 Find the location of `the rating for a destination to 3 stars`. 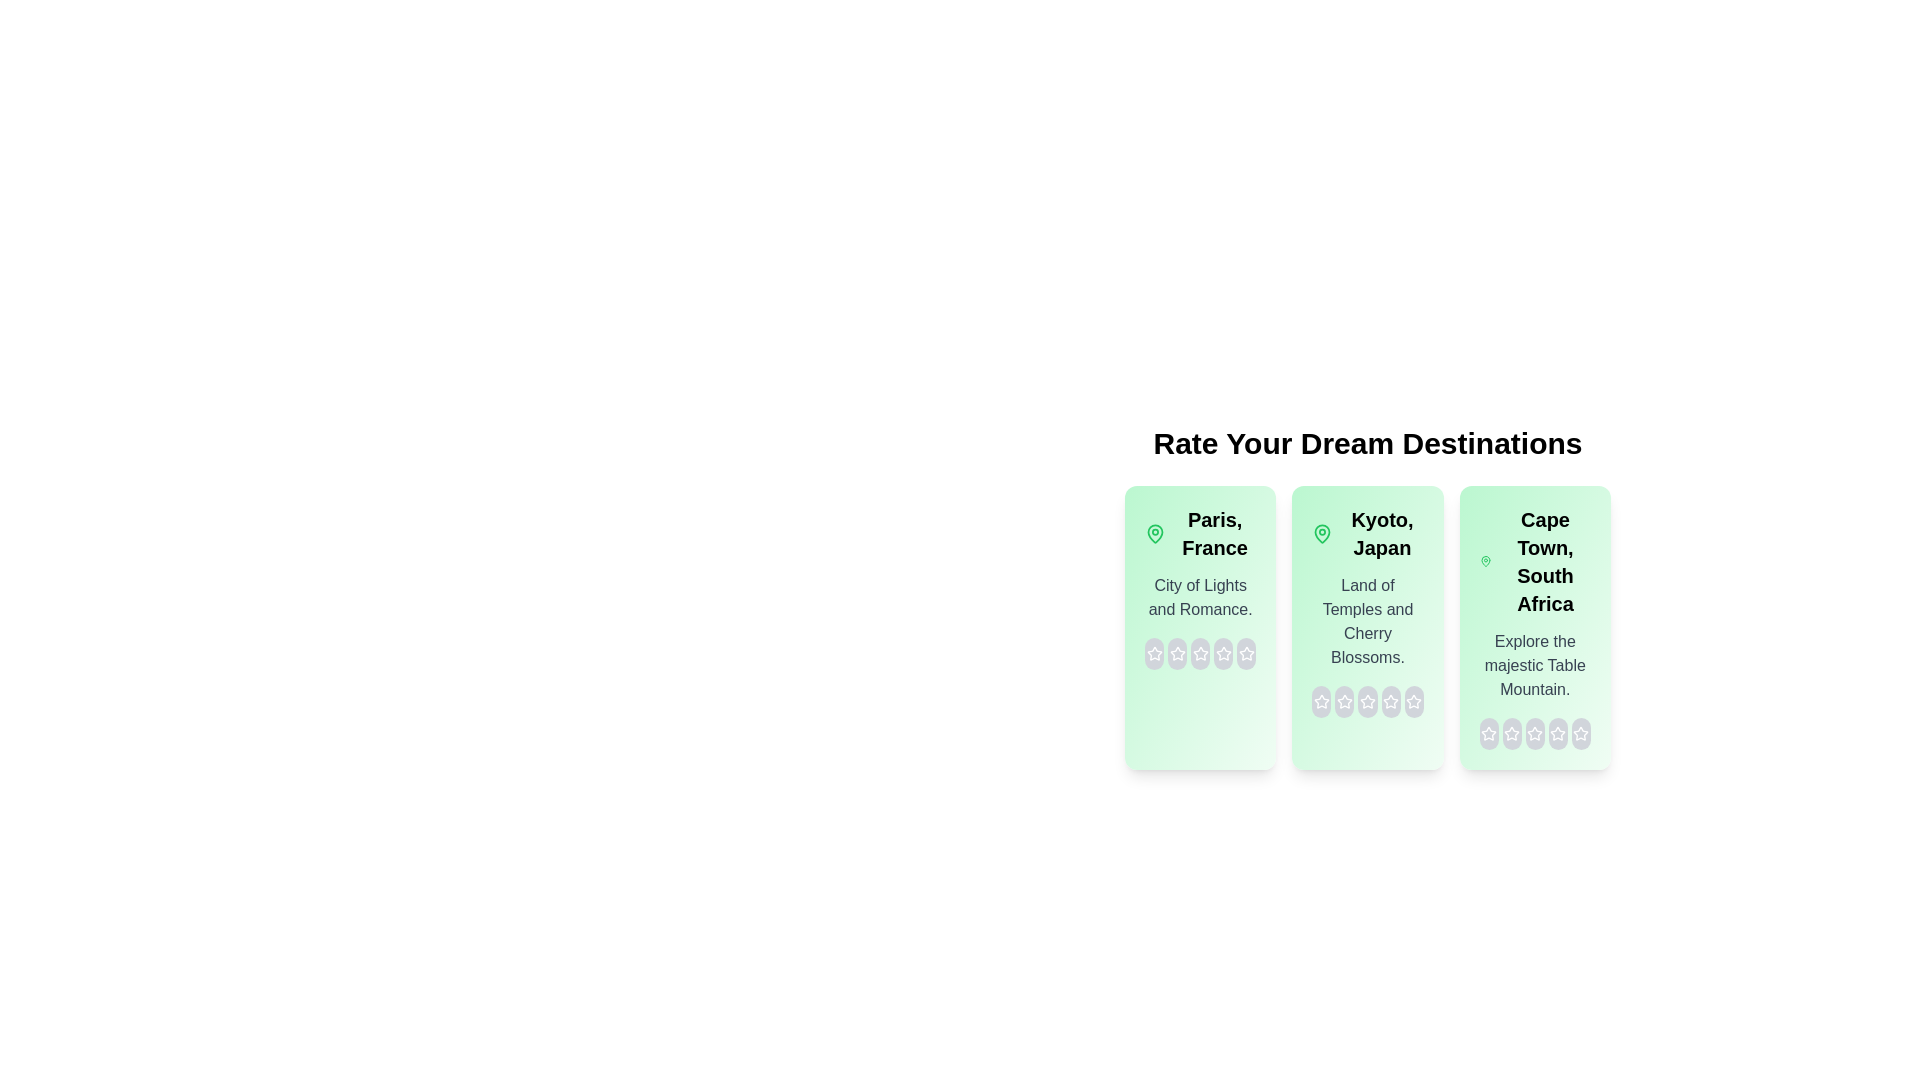

the rating for a destination to 3 stars is located at coordinates (1200, 654).